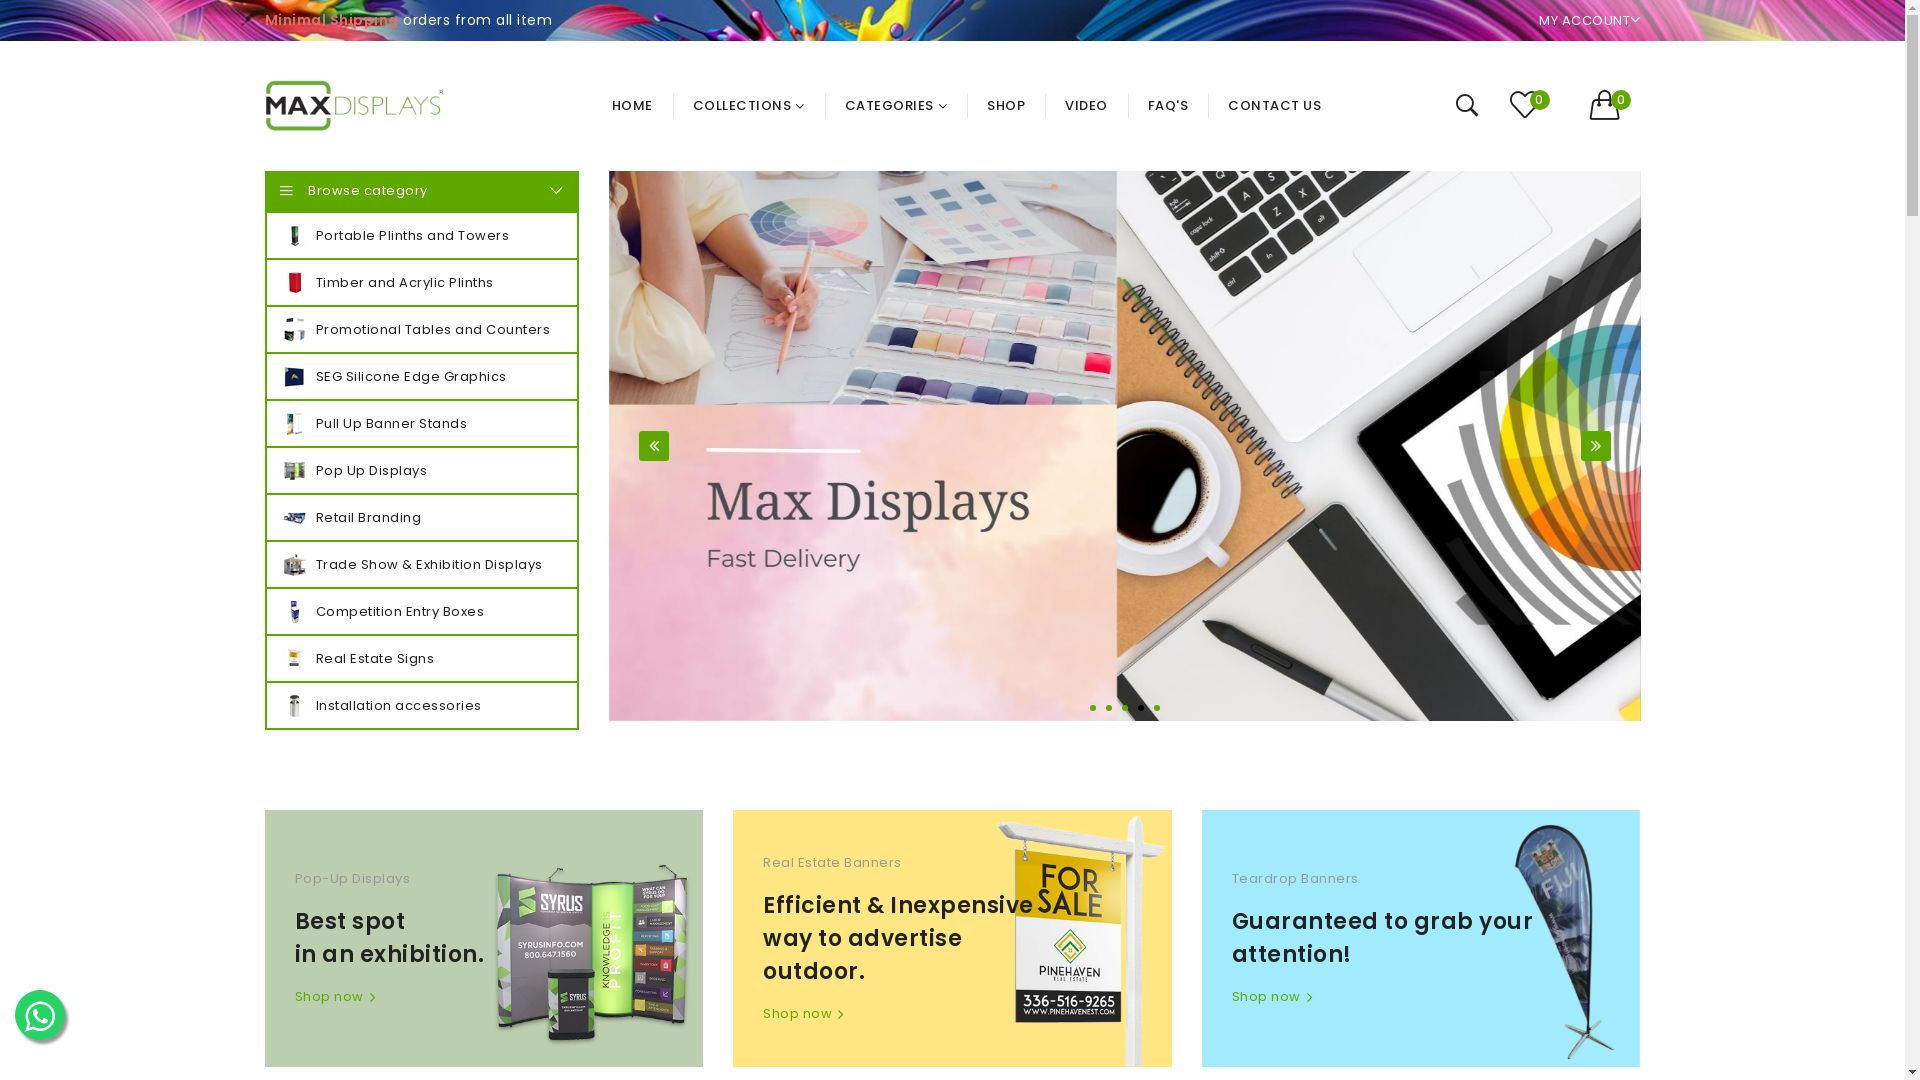 The width and height of the screenshot is (1920, 1080). Describe the element at coordinates (747, 105) in the screenshot. I see `'COLLECTIONS'` at that location.